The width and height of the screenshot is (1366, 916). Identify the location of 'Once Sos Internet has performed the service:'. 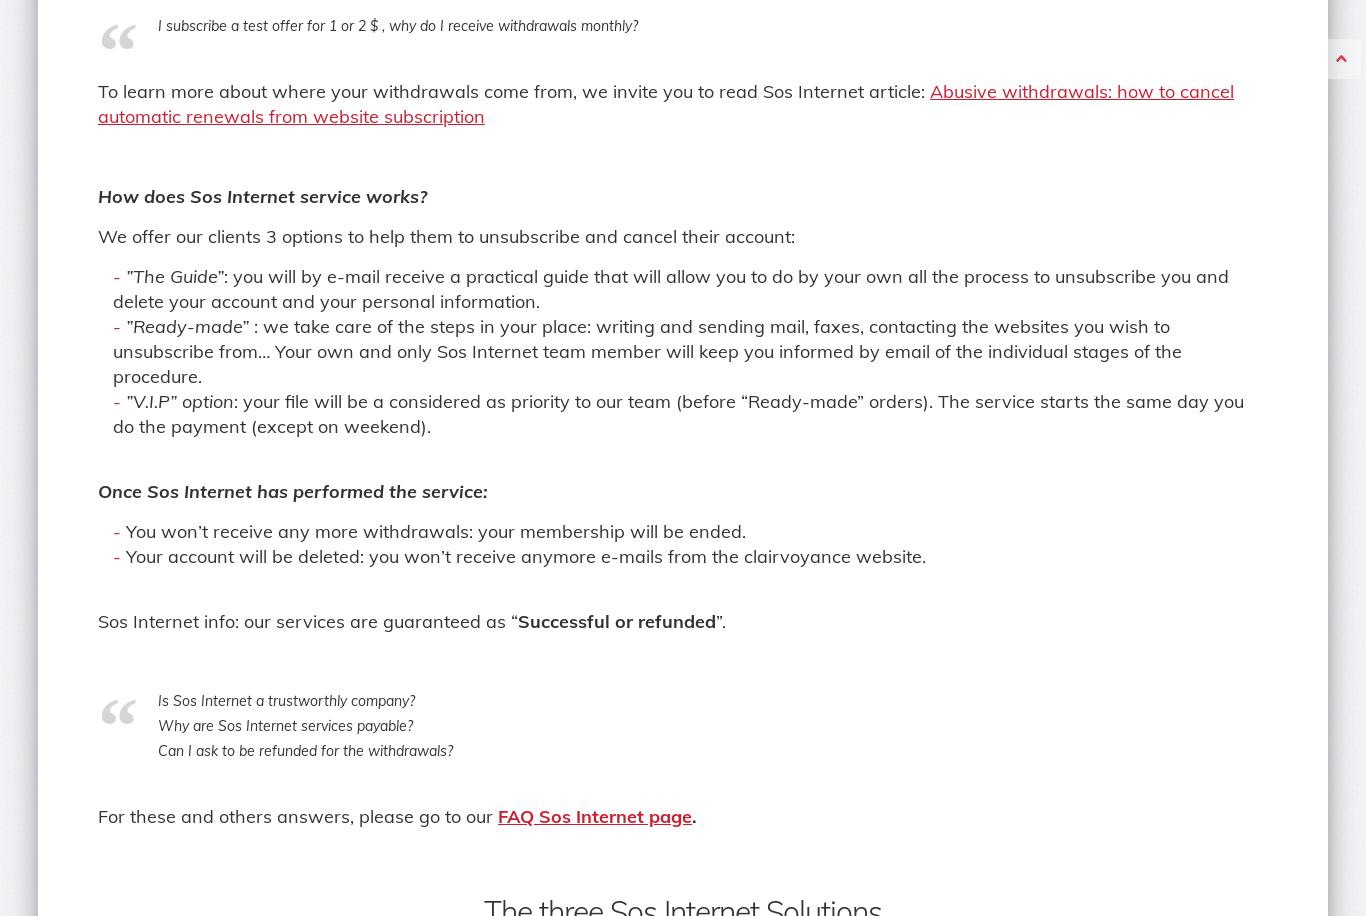
(293, 491).